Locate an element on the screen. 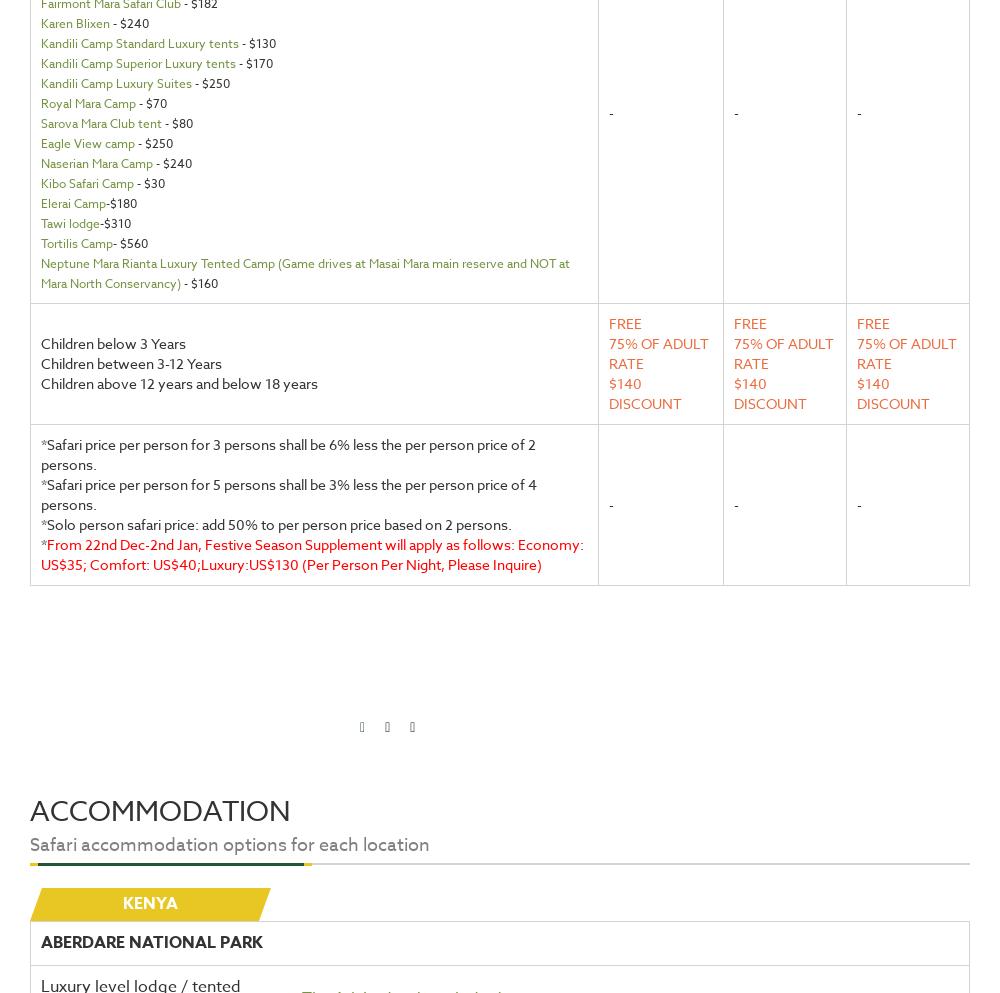  'Accommodation' is located at coordinates (160, 812).